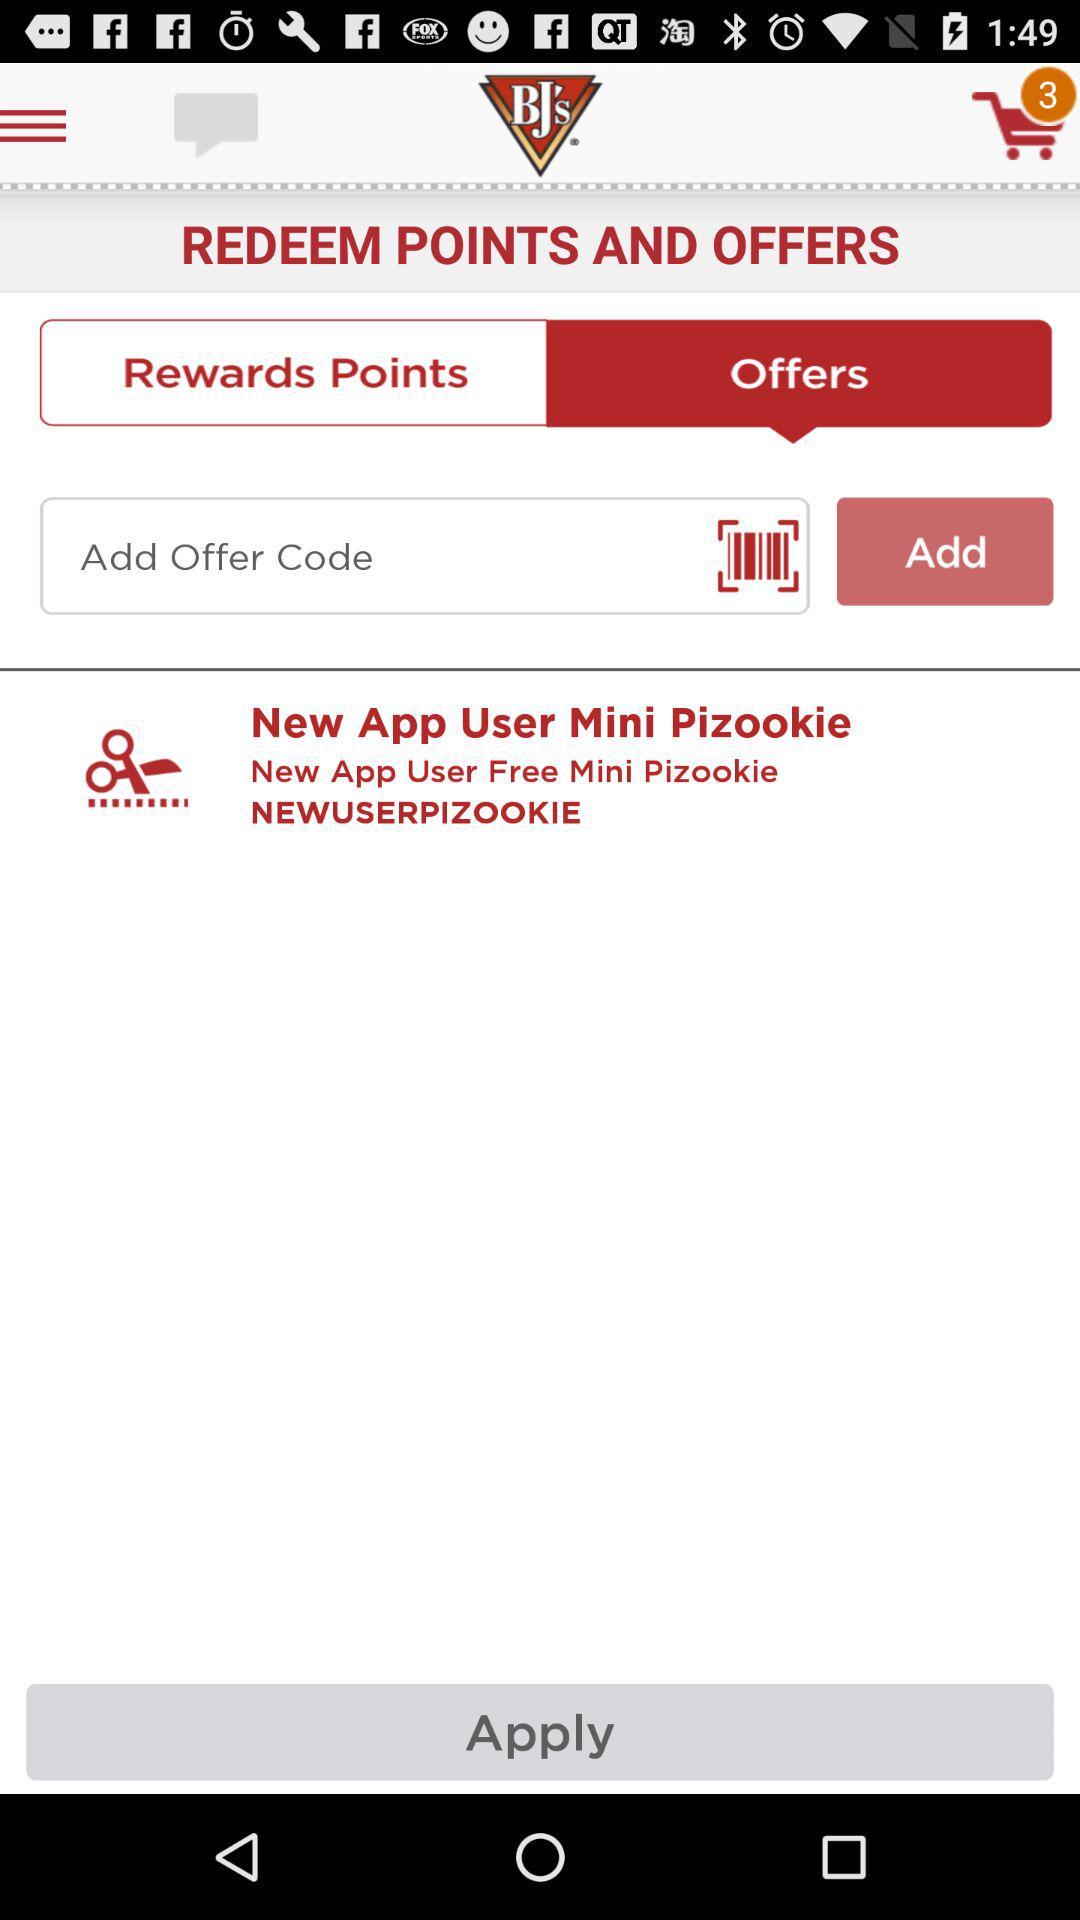 The width and height of the screenshot is (1080, 1920). I want to click on comment icon, so click(218, 124).